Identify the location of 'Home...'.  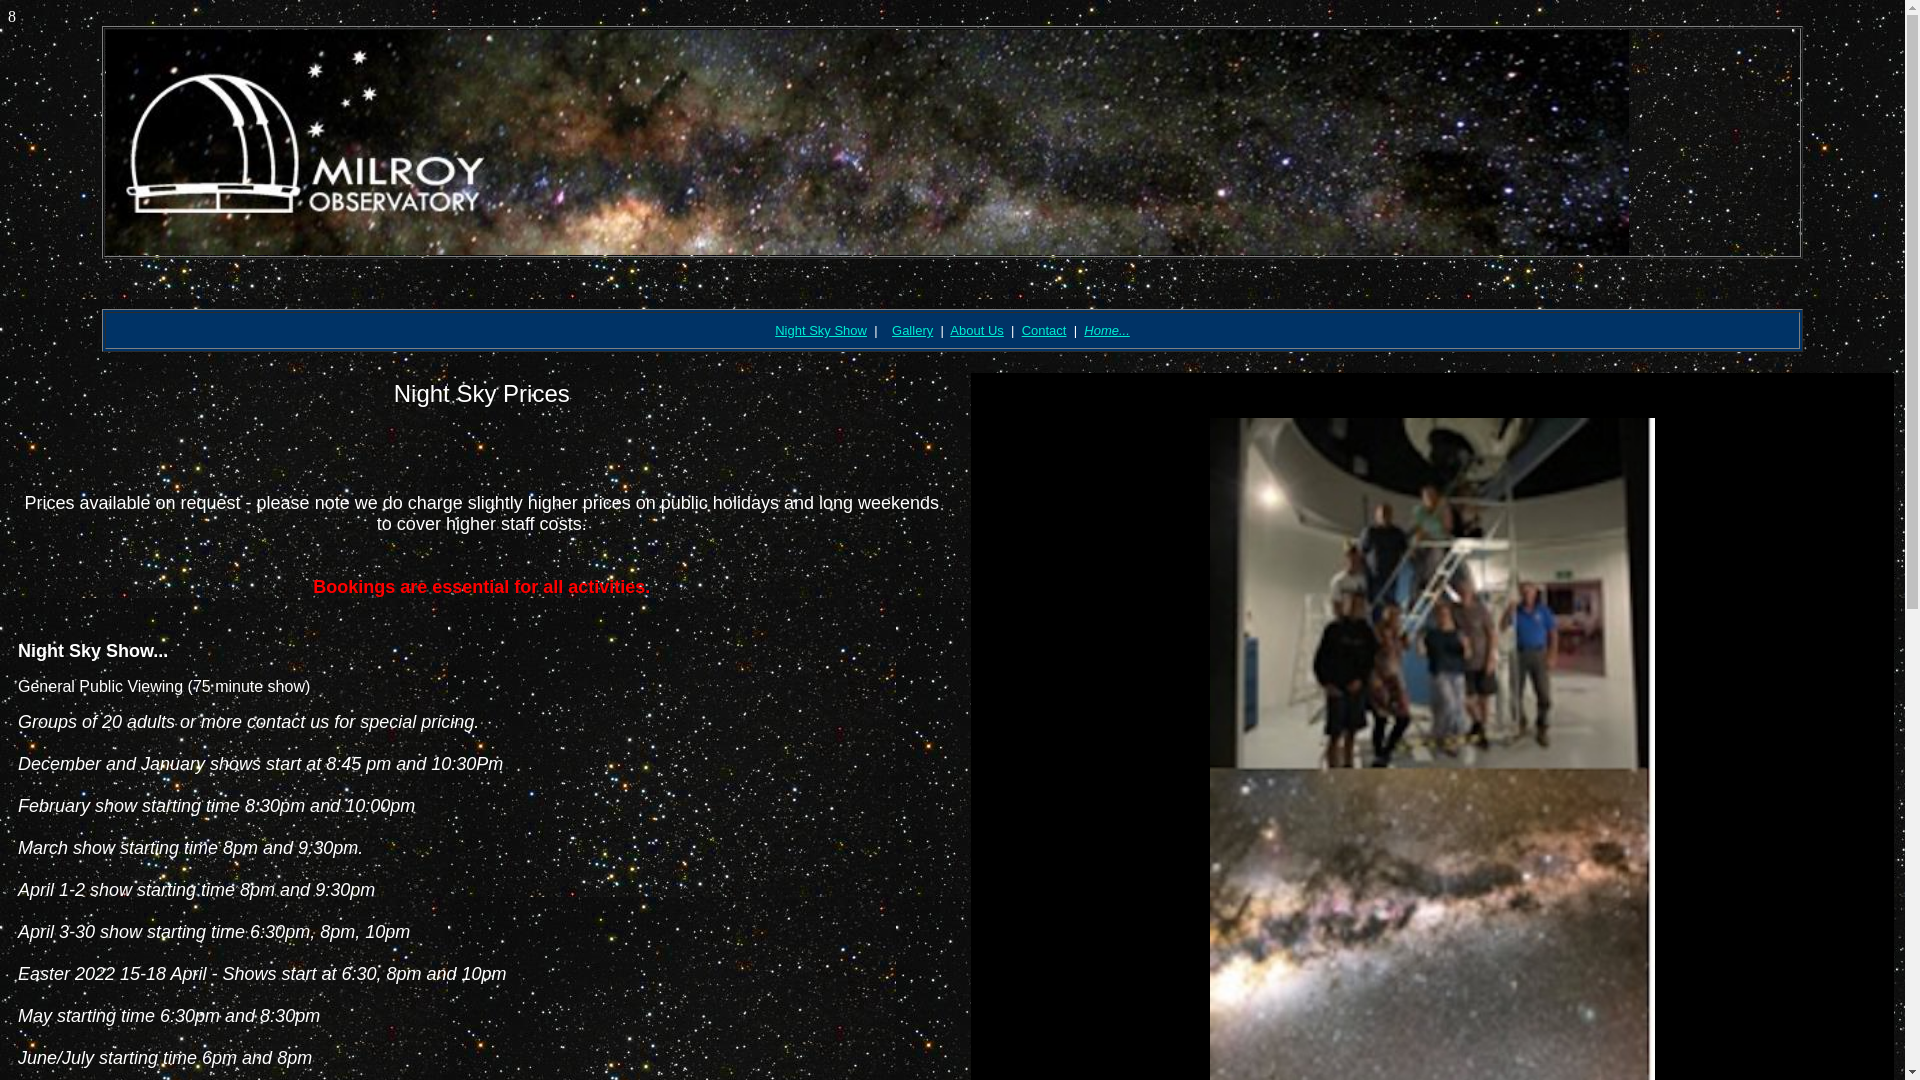
(1106, 329).